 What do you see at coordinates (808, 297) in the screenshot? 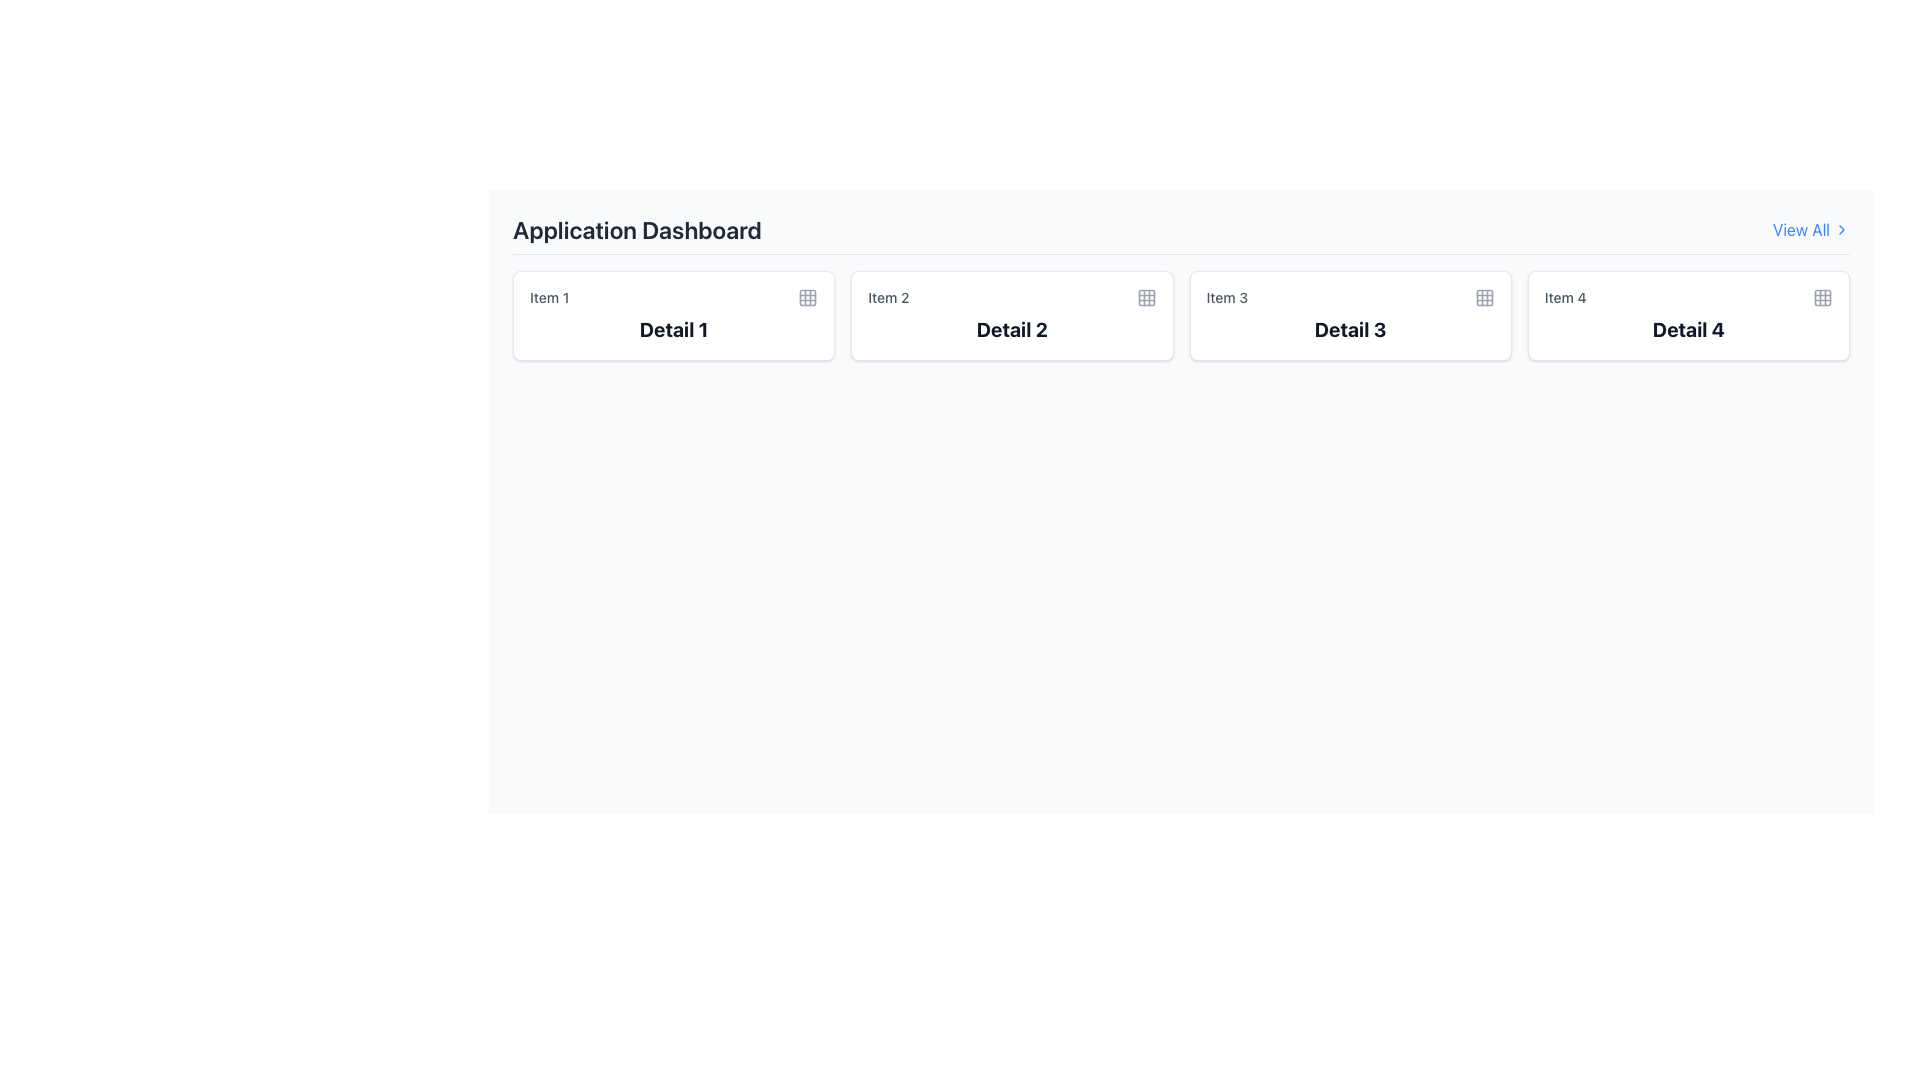
I see `the grid icon located at the far-right corner of the card labeled 'Item 1'` at bounding box center [808, 297].